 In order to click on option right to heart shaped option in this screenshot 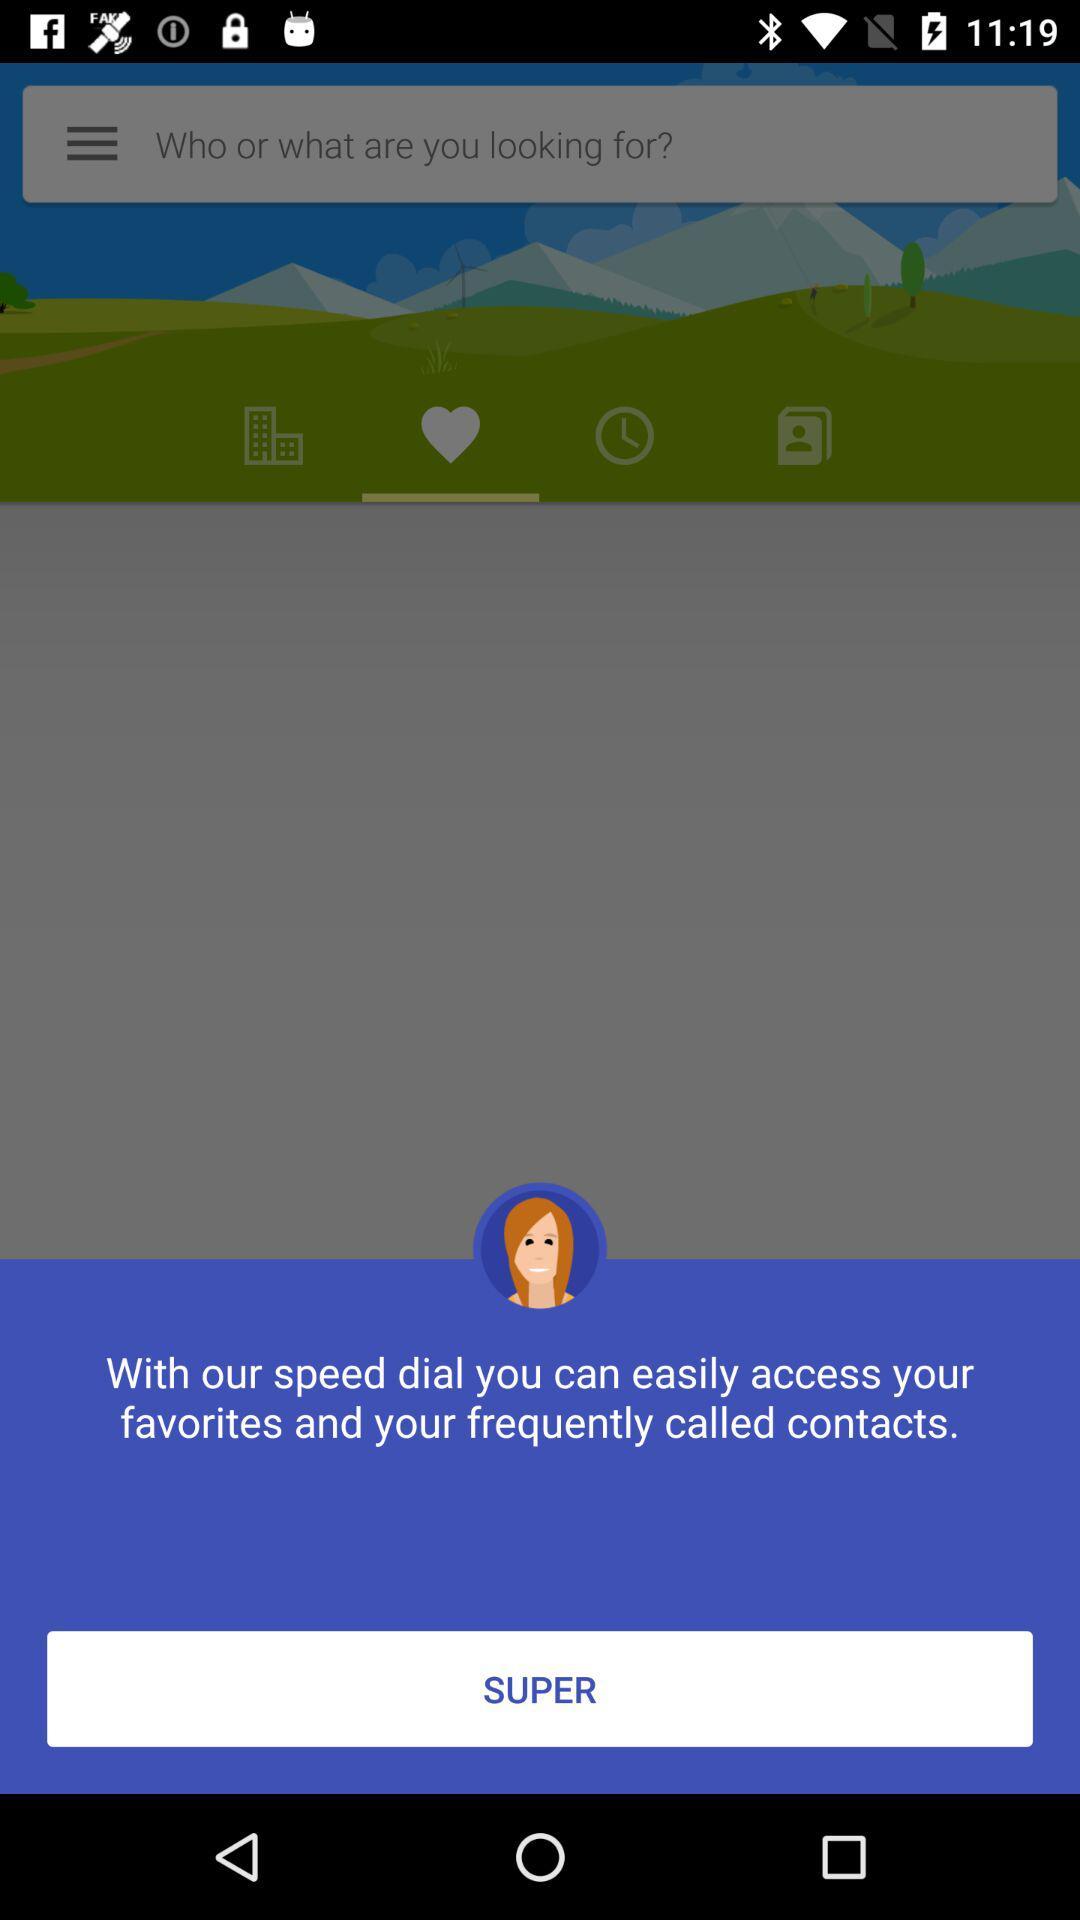, I will do `click(623, 435)`.